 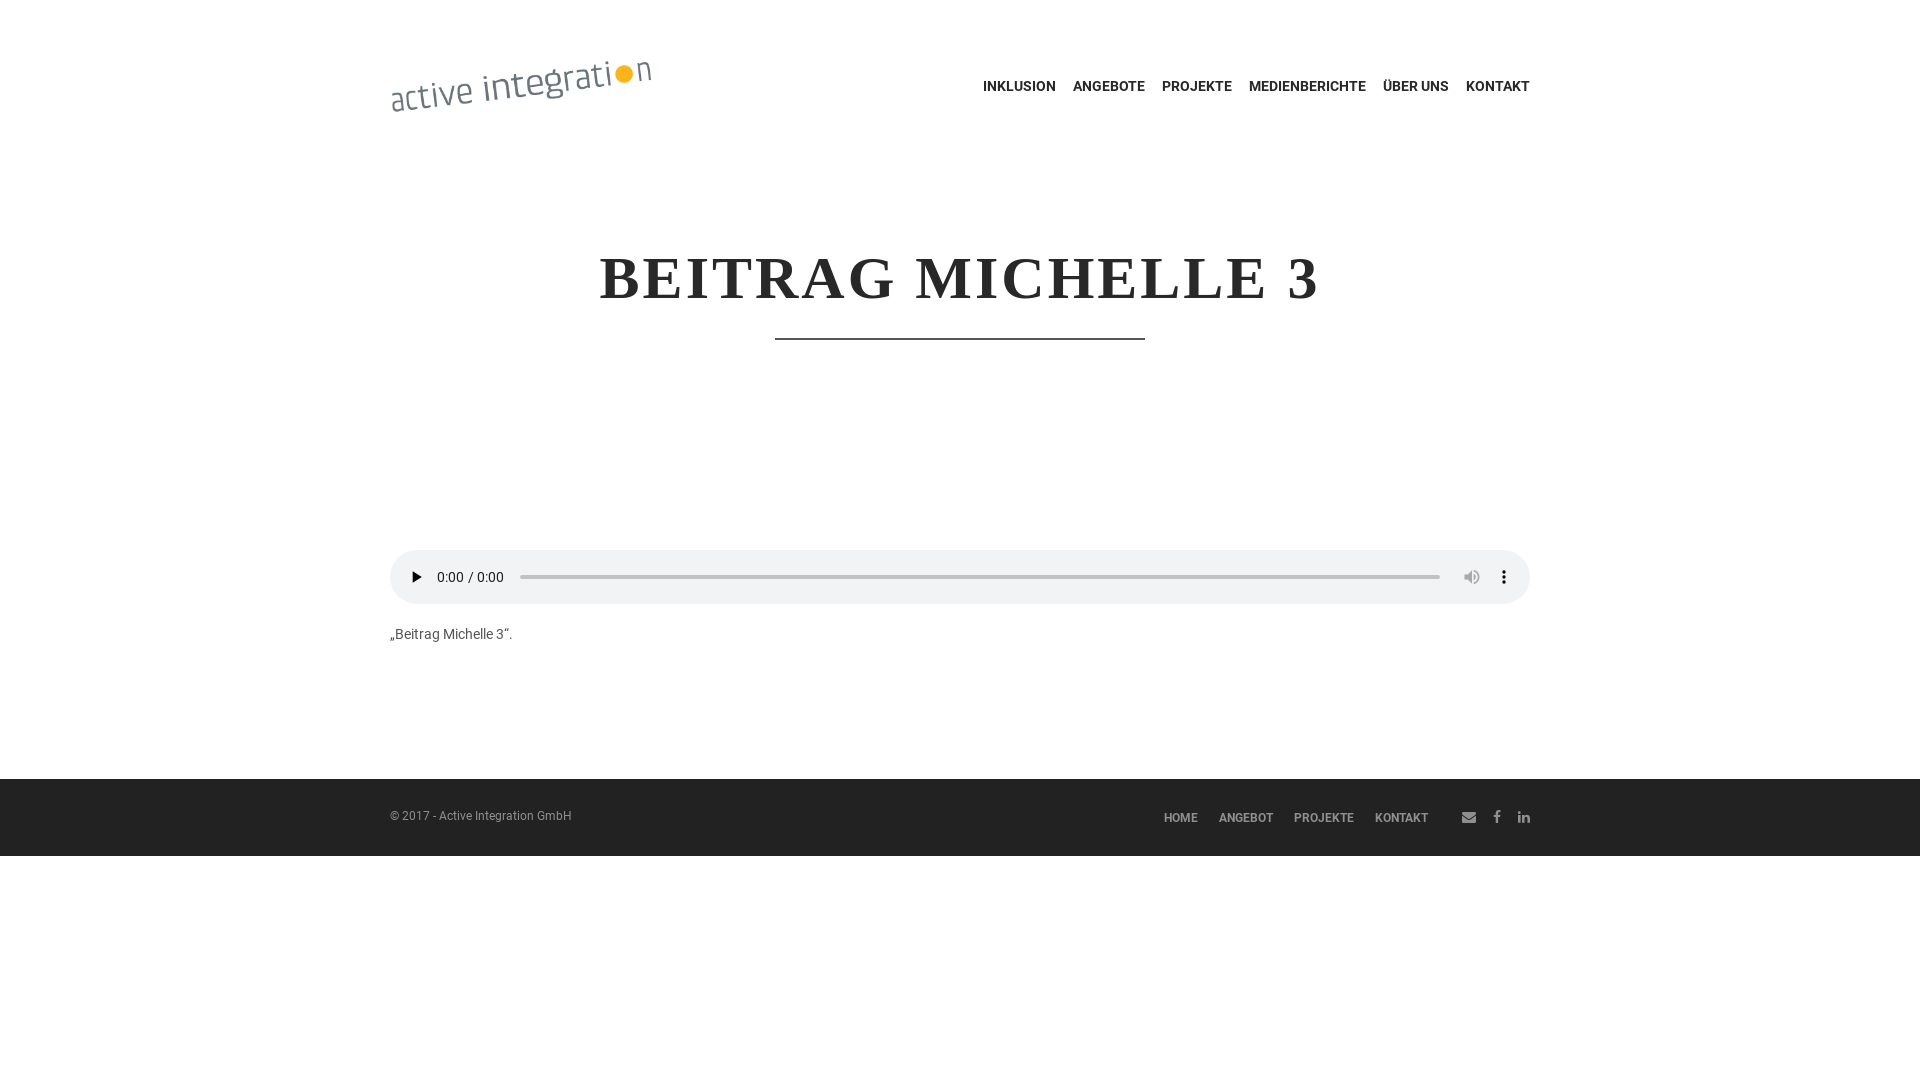 What do you see at coordinates (1307, 84) in the screenshot?
I see `'MEDIENBERICHTE'` at bounding box center [1307, 84].